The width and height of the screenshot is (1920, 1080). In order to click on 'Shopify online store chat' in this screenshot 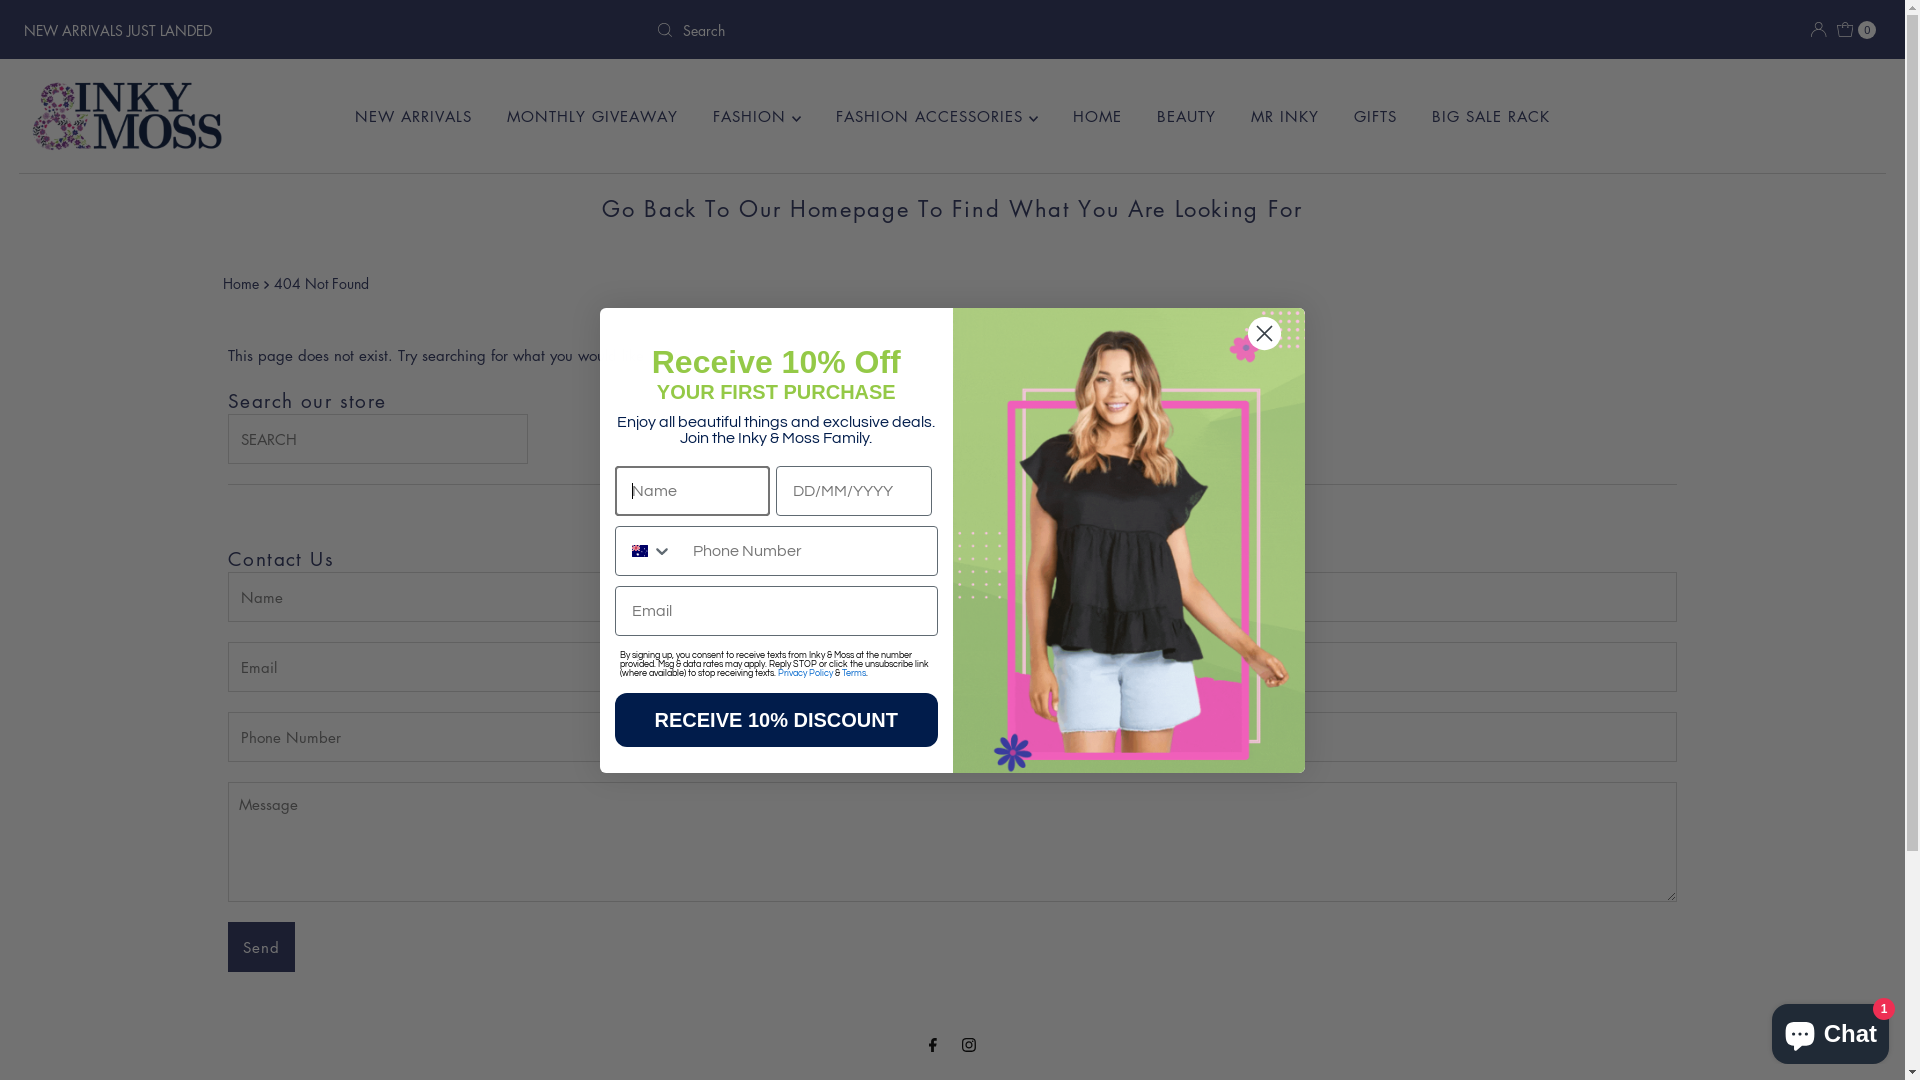, I will do `click(1830, 1029)`.